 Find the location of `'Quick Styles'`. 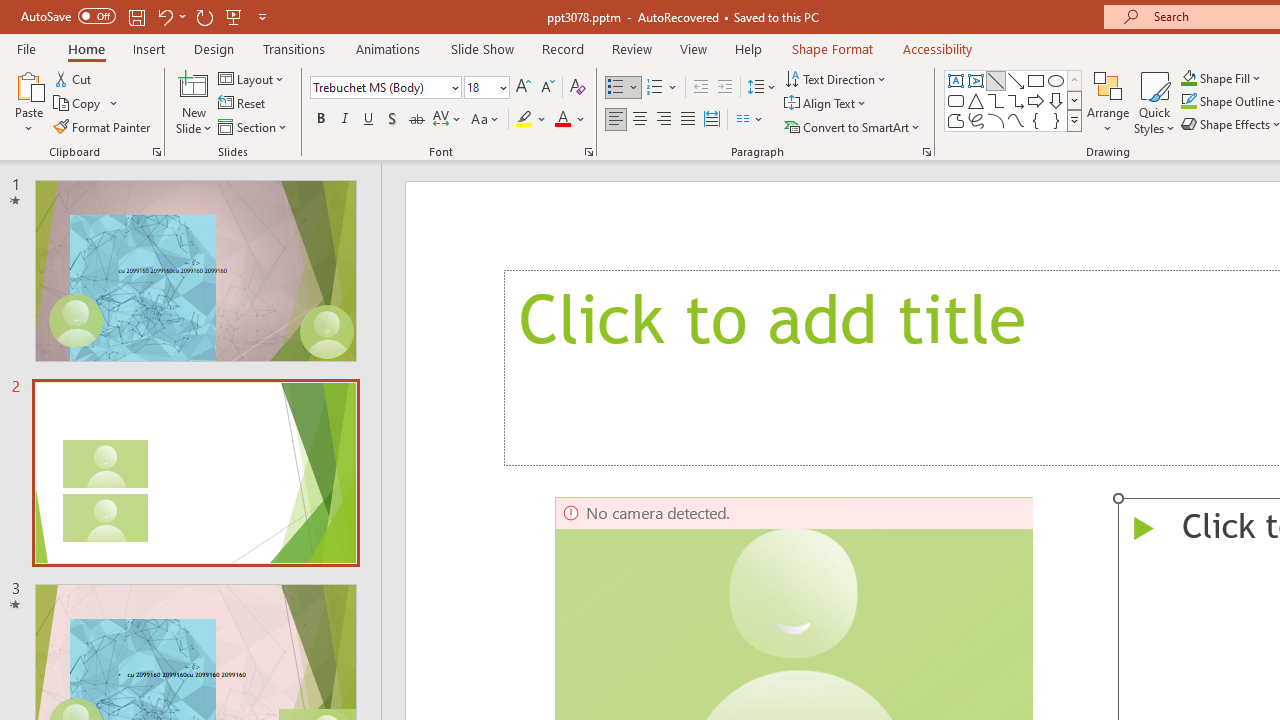

'Quick Styles' is located at coordinates (1154, 103).